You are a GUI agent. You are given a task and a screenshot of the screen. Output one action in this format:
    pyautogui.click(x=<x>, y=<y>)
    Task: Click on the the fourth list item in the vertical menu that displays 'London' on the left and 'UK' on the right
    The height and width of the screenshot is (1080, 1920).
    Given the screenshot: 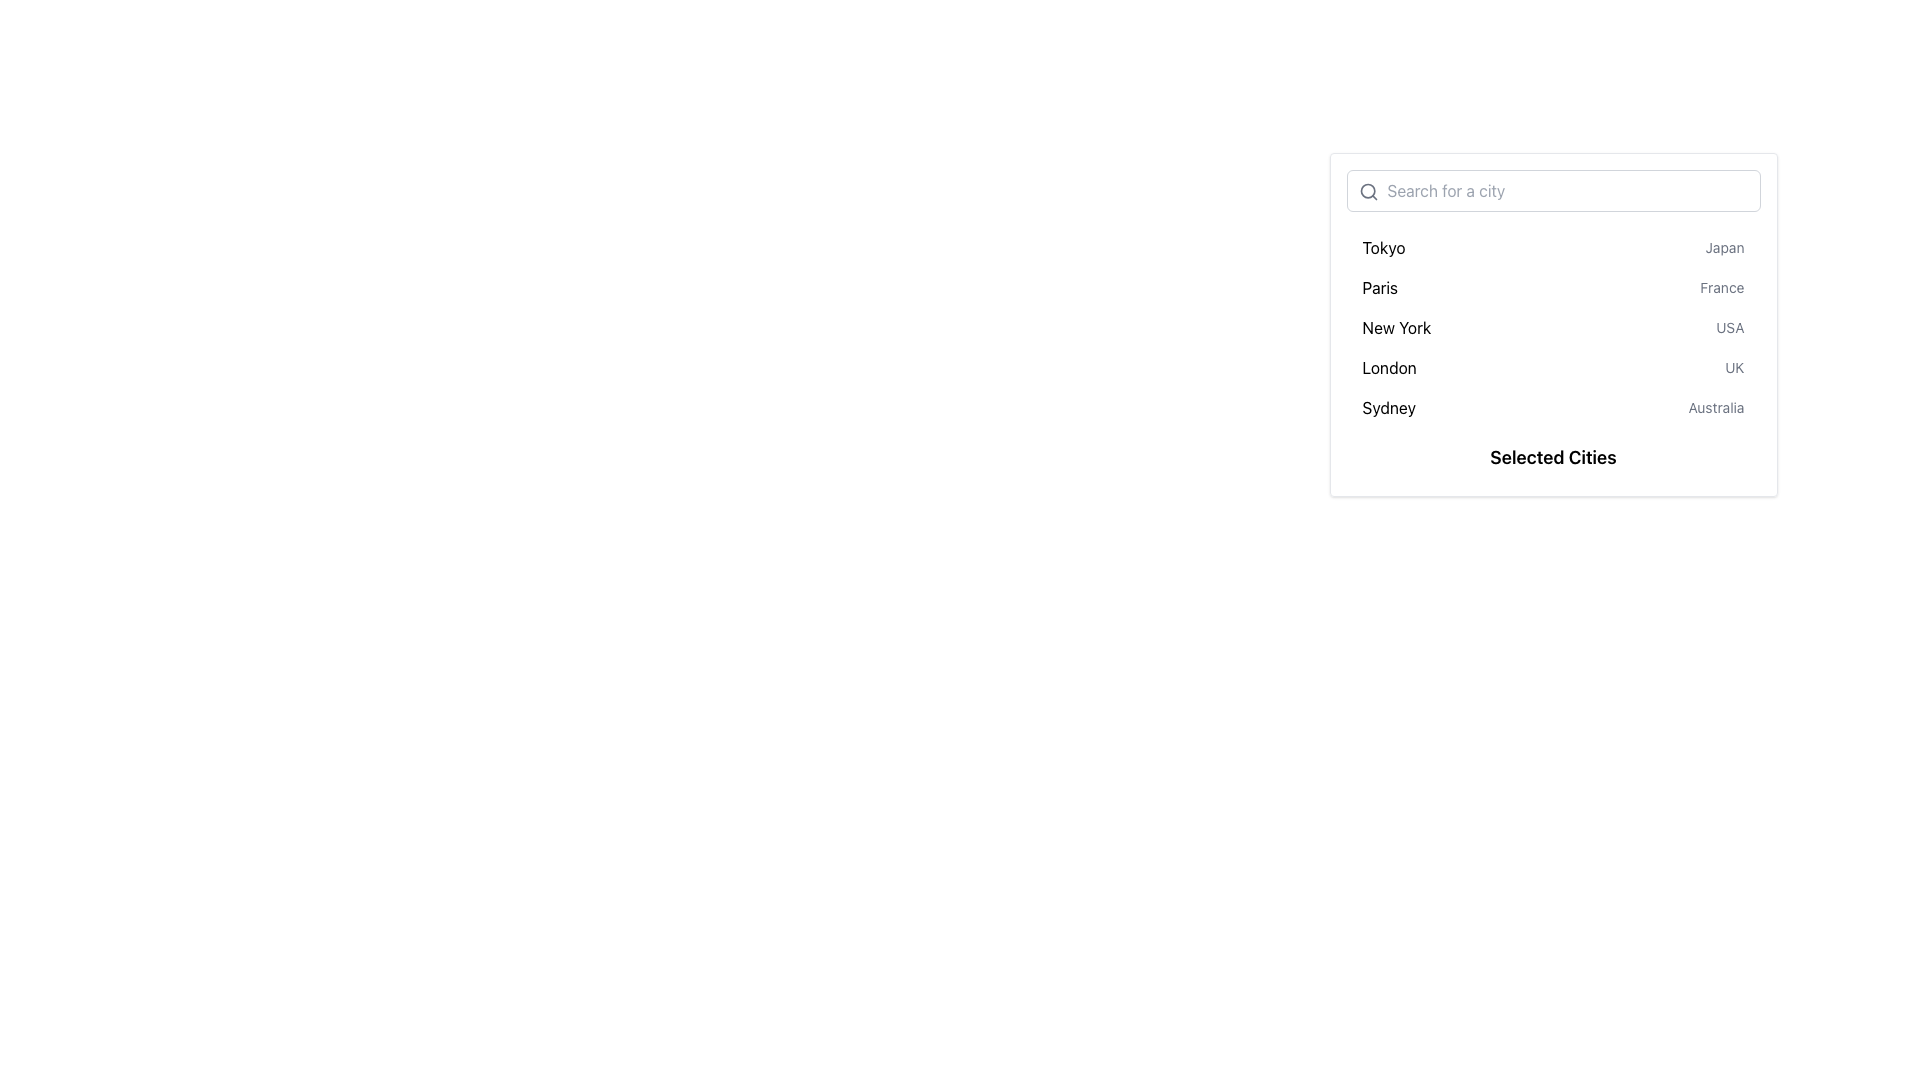 What is the action you would take?
    pyautogui.click(x=1552, y=367)
    